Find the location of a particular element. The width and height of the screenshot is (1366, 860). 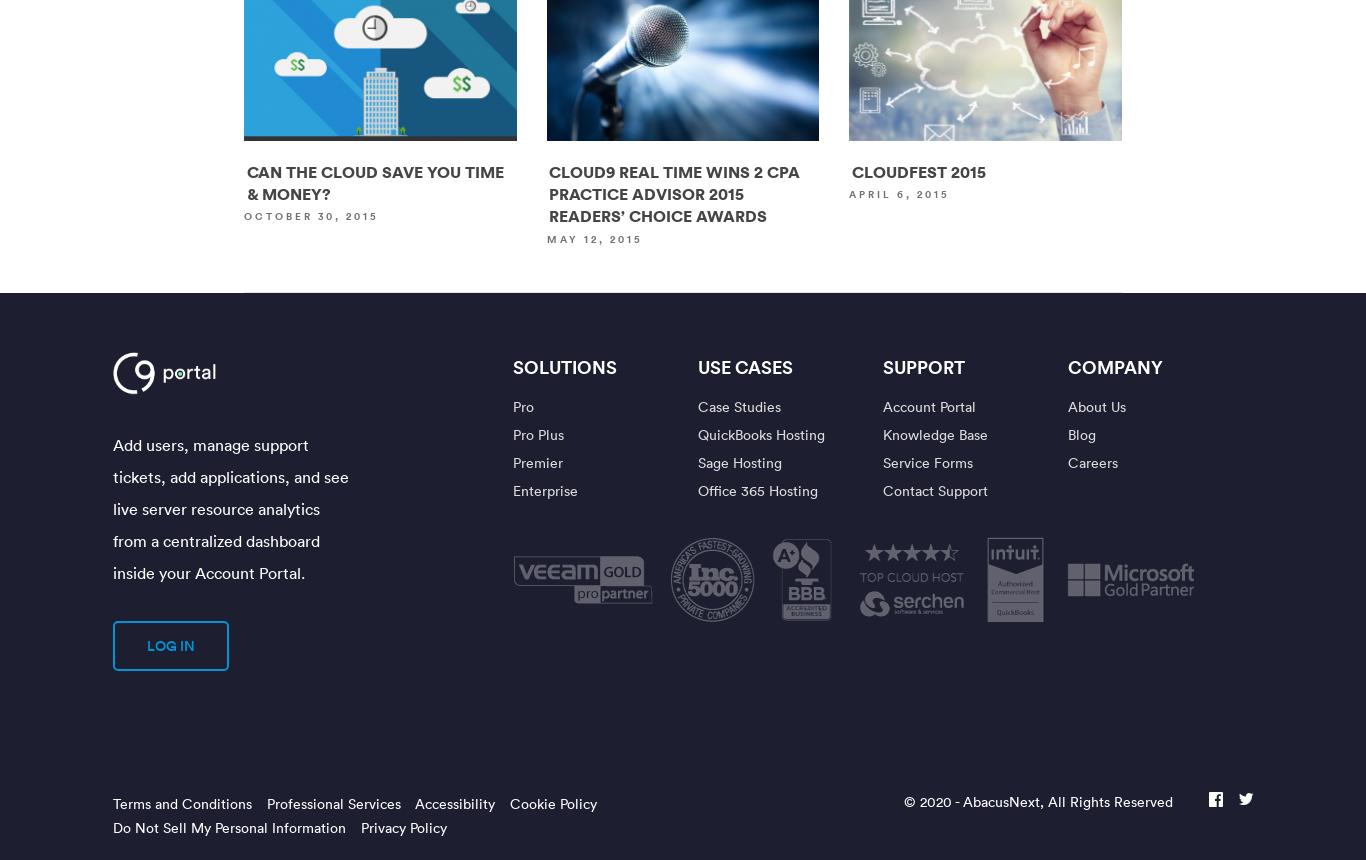

'Pro' is located at coordinates (512, 405).